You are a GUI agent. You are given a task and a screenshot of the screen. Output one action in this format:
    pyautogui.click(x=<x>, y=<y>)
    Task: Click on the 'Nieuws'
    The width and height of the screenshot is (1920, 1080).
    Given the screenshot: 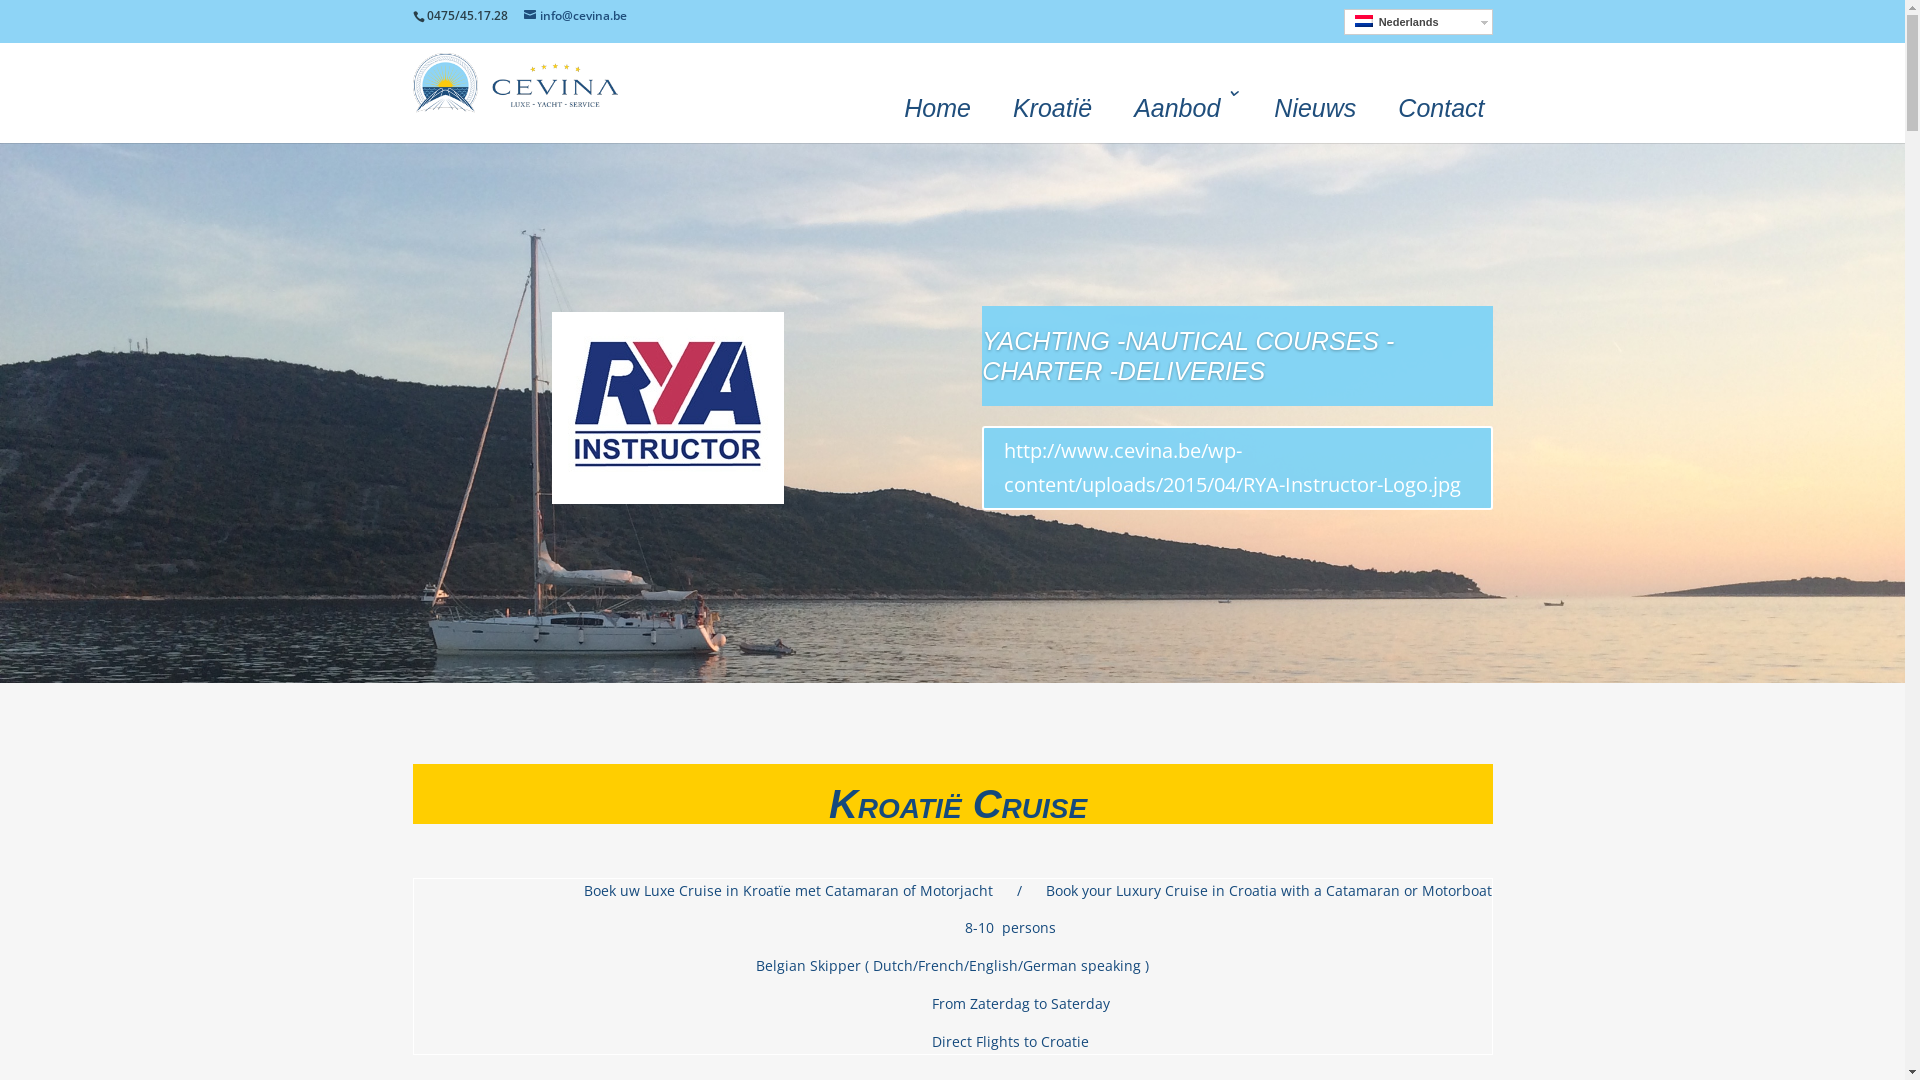 What is the action you would take?
    pyautogui.click(x=1315, y=104)
    